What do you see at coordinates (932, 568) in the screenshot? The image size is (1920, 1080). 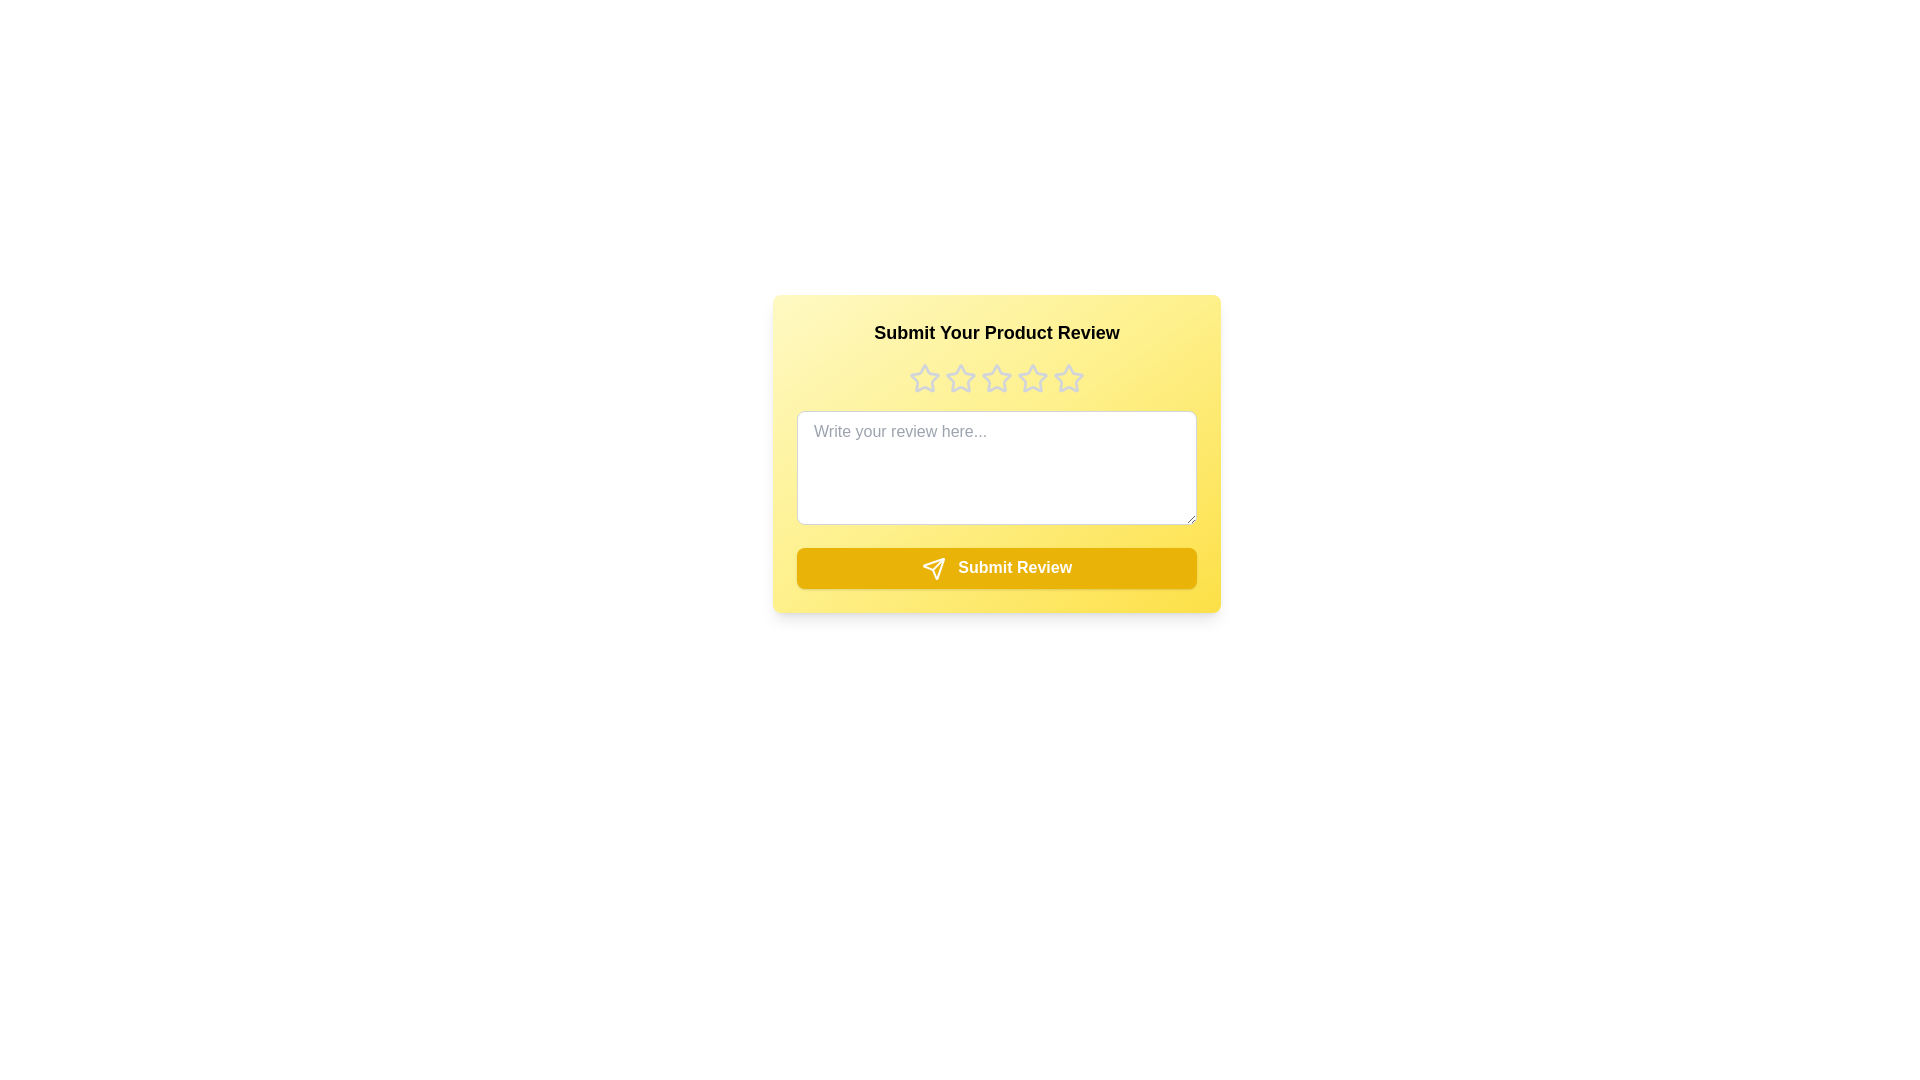 I see `the icon that symbolizes the sending or submitting action, located on the left-most side of the yellow 'Submit Review' button` at bounding box center [932, 568].